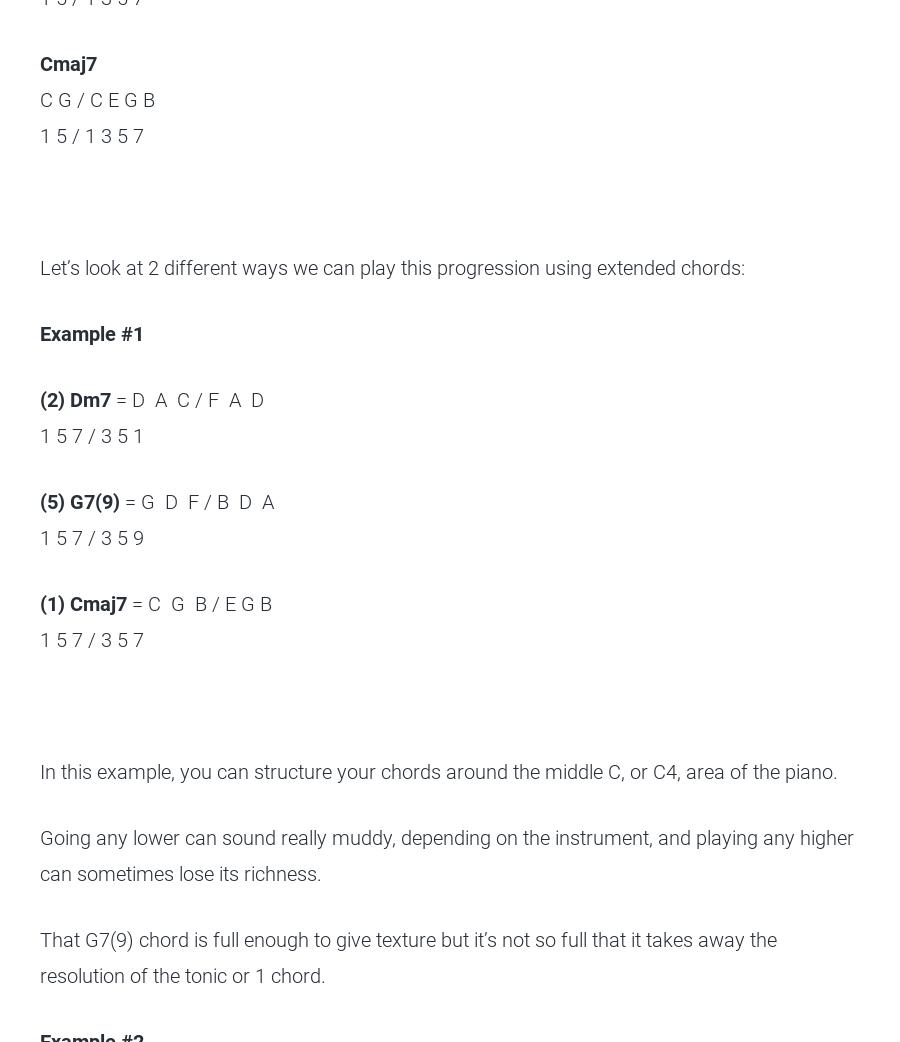 The image size is (900, 1042). What do you see at coordinates (90, 435) in the screenshot?
I see `'1 5 7 / 3 5 1'` at bounding box center [90, 435].